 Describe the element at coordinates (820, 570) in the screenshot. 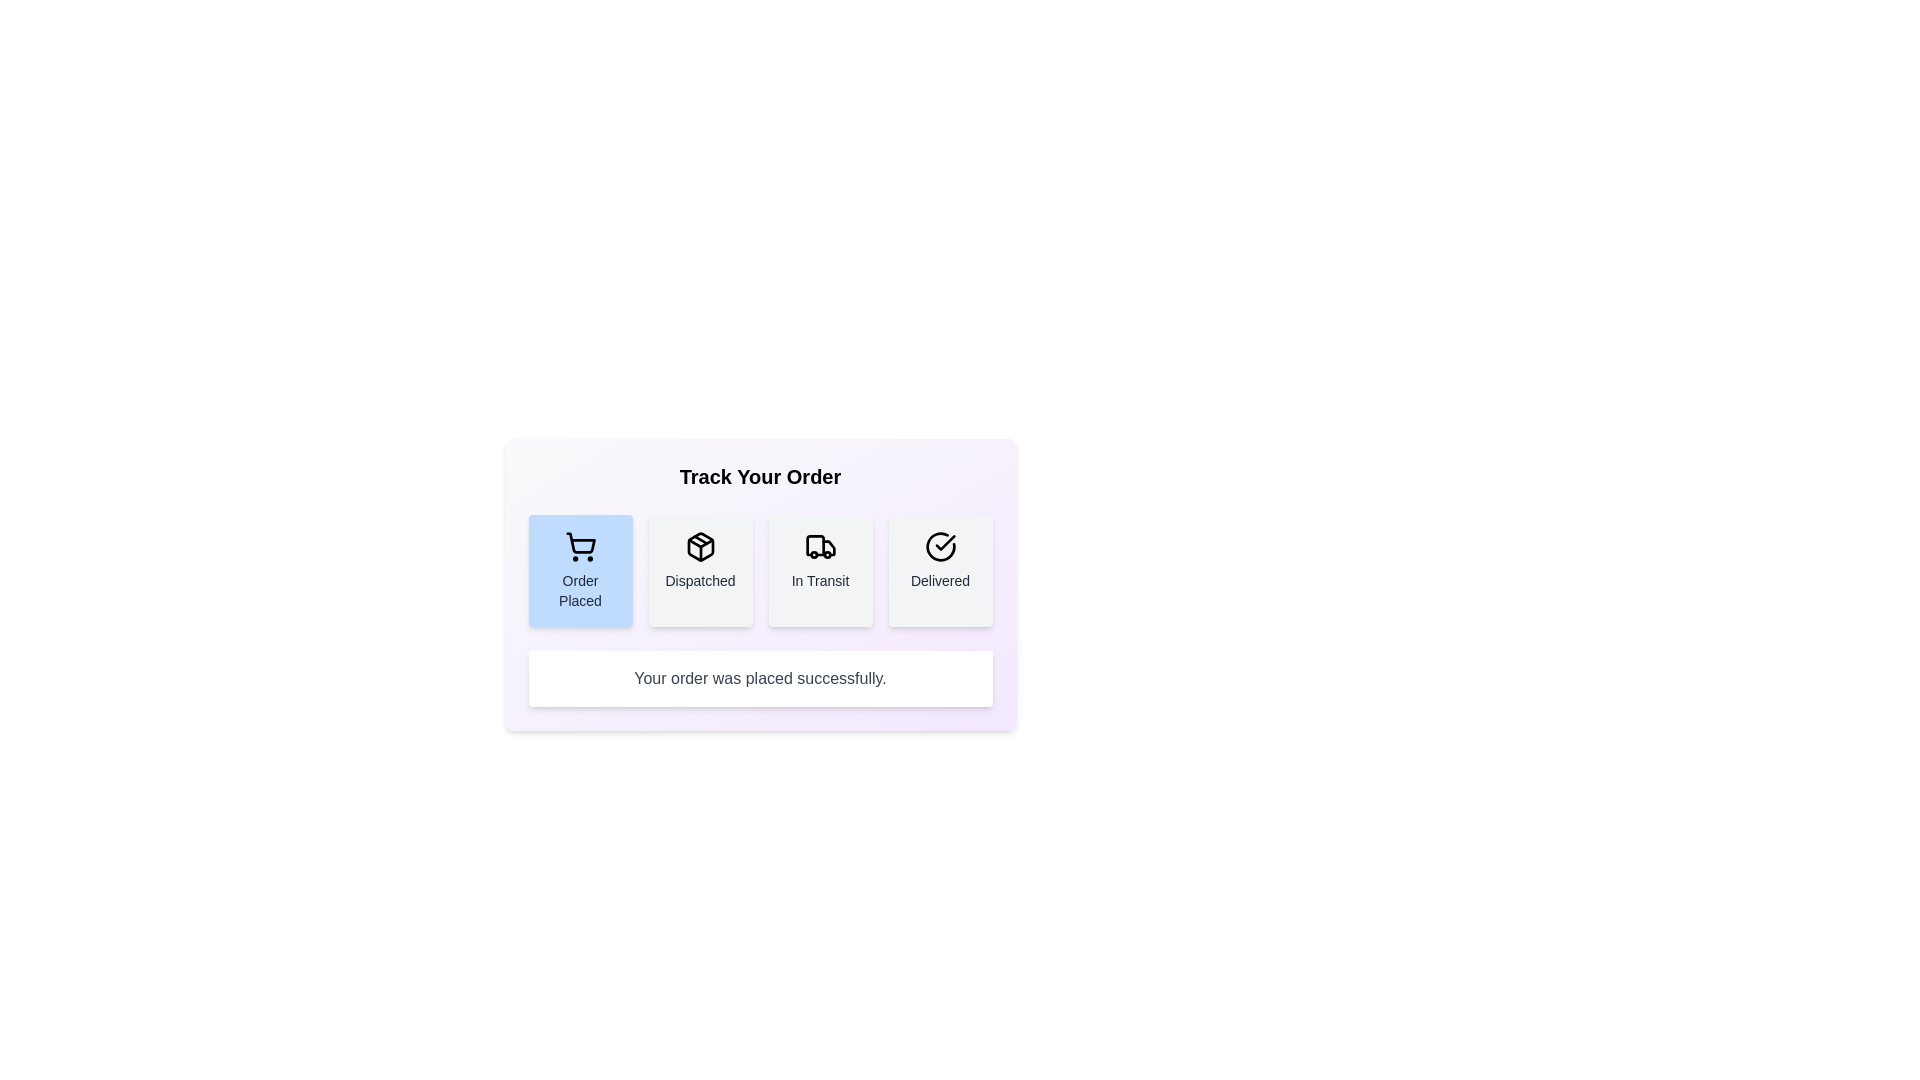

I see `the 'In Transit' button to view its details` at that location.